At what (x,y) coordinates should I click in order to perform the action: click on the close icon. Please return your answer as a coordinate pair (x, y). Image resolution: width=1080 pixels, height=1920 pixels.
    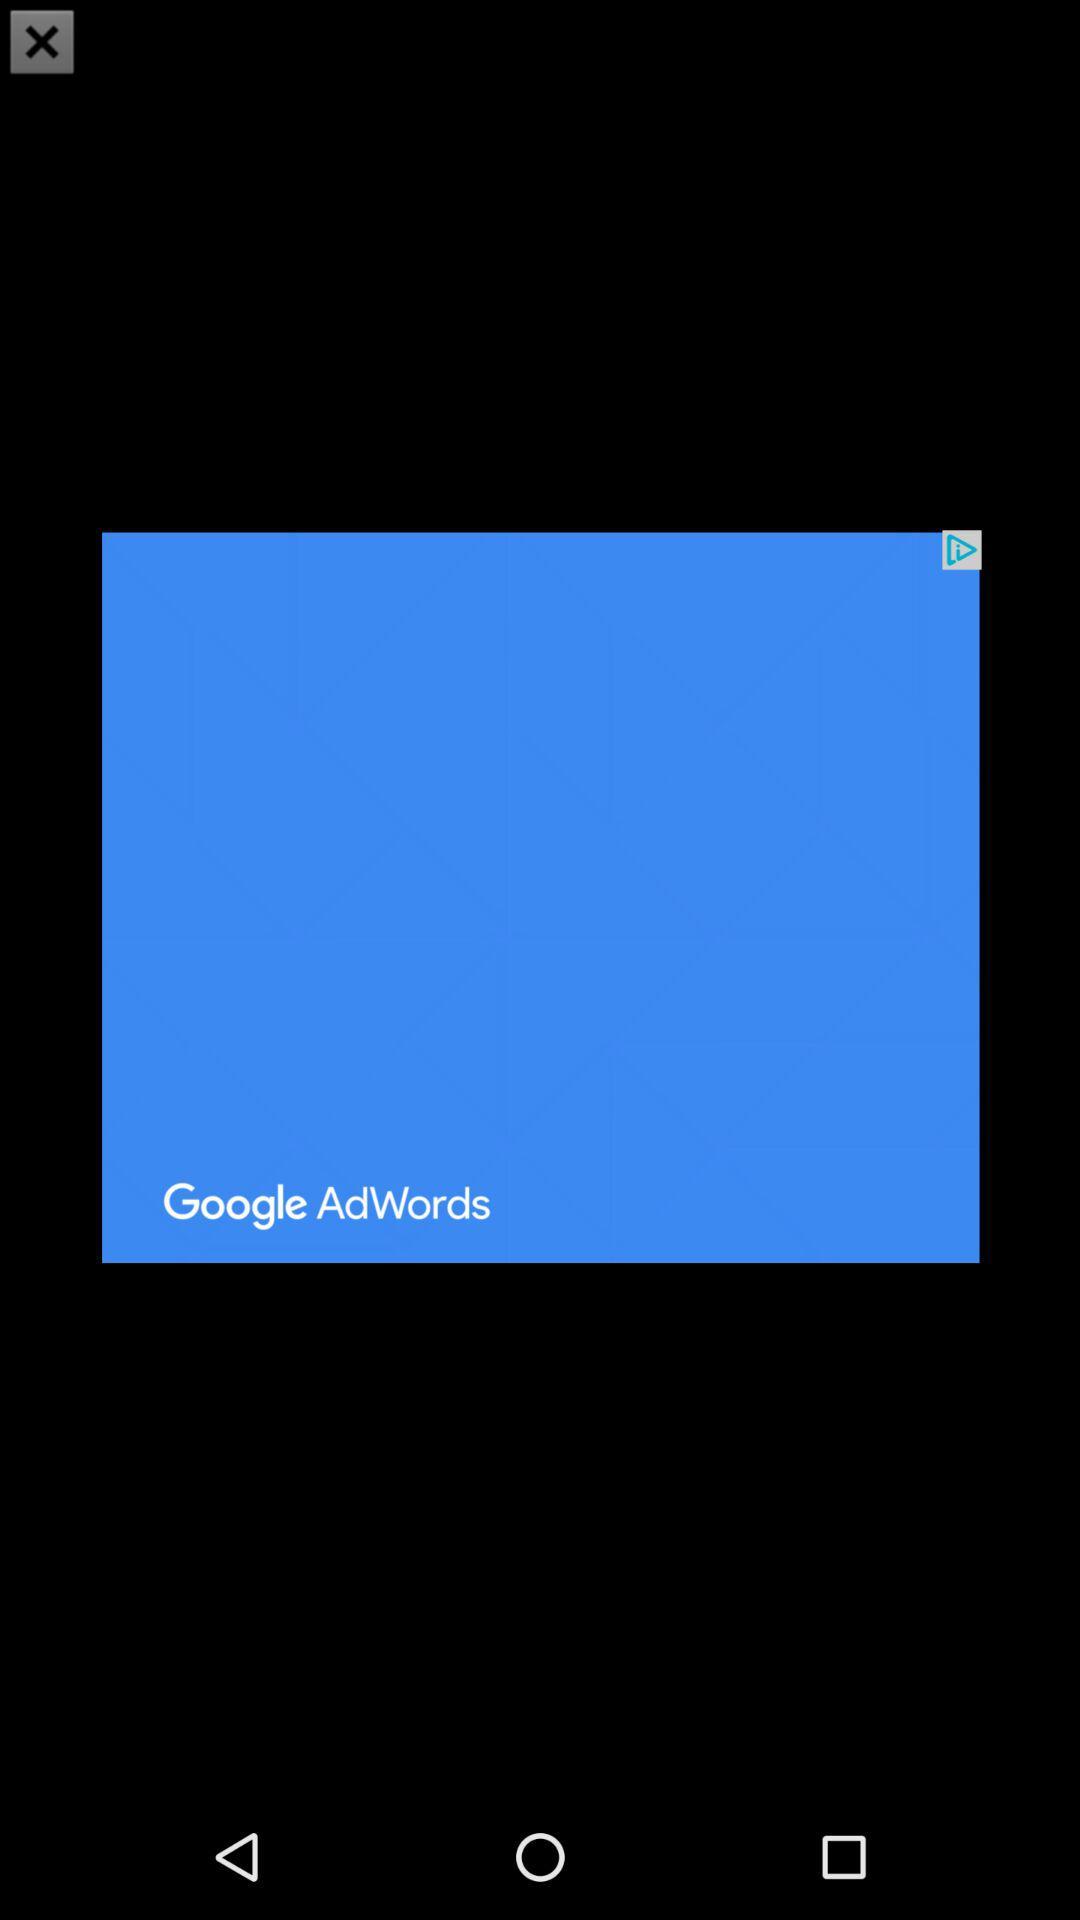
    Looking at the image, I should click on (42, 44).